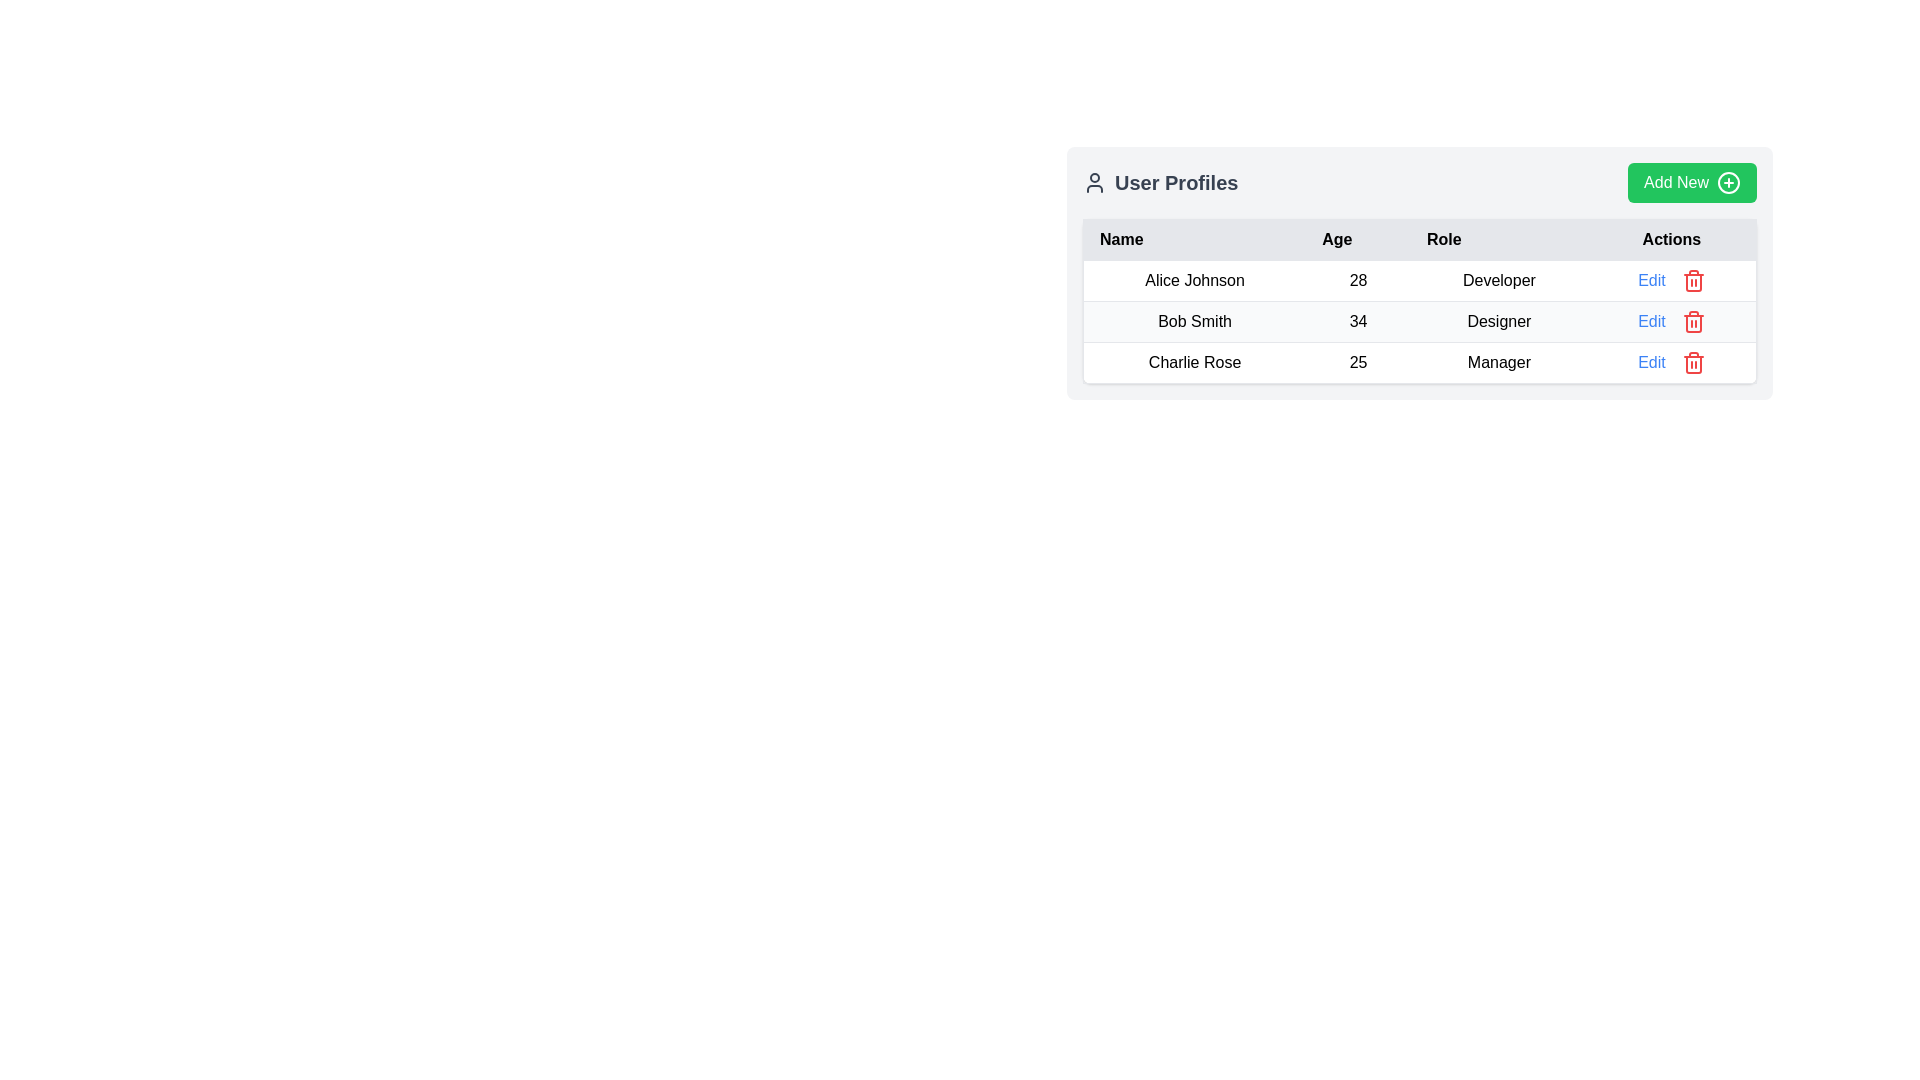  Describe the element at coordinates (1692, 320) in the screenshot. I see `the delete icon button located in the 'Actions' column of the second row in the table` at that location.